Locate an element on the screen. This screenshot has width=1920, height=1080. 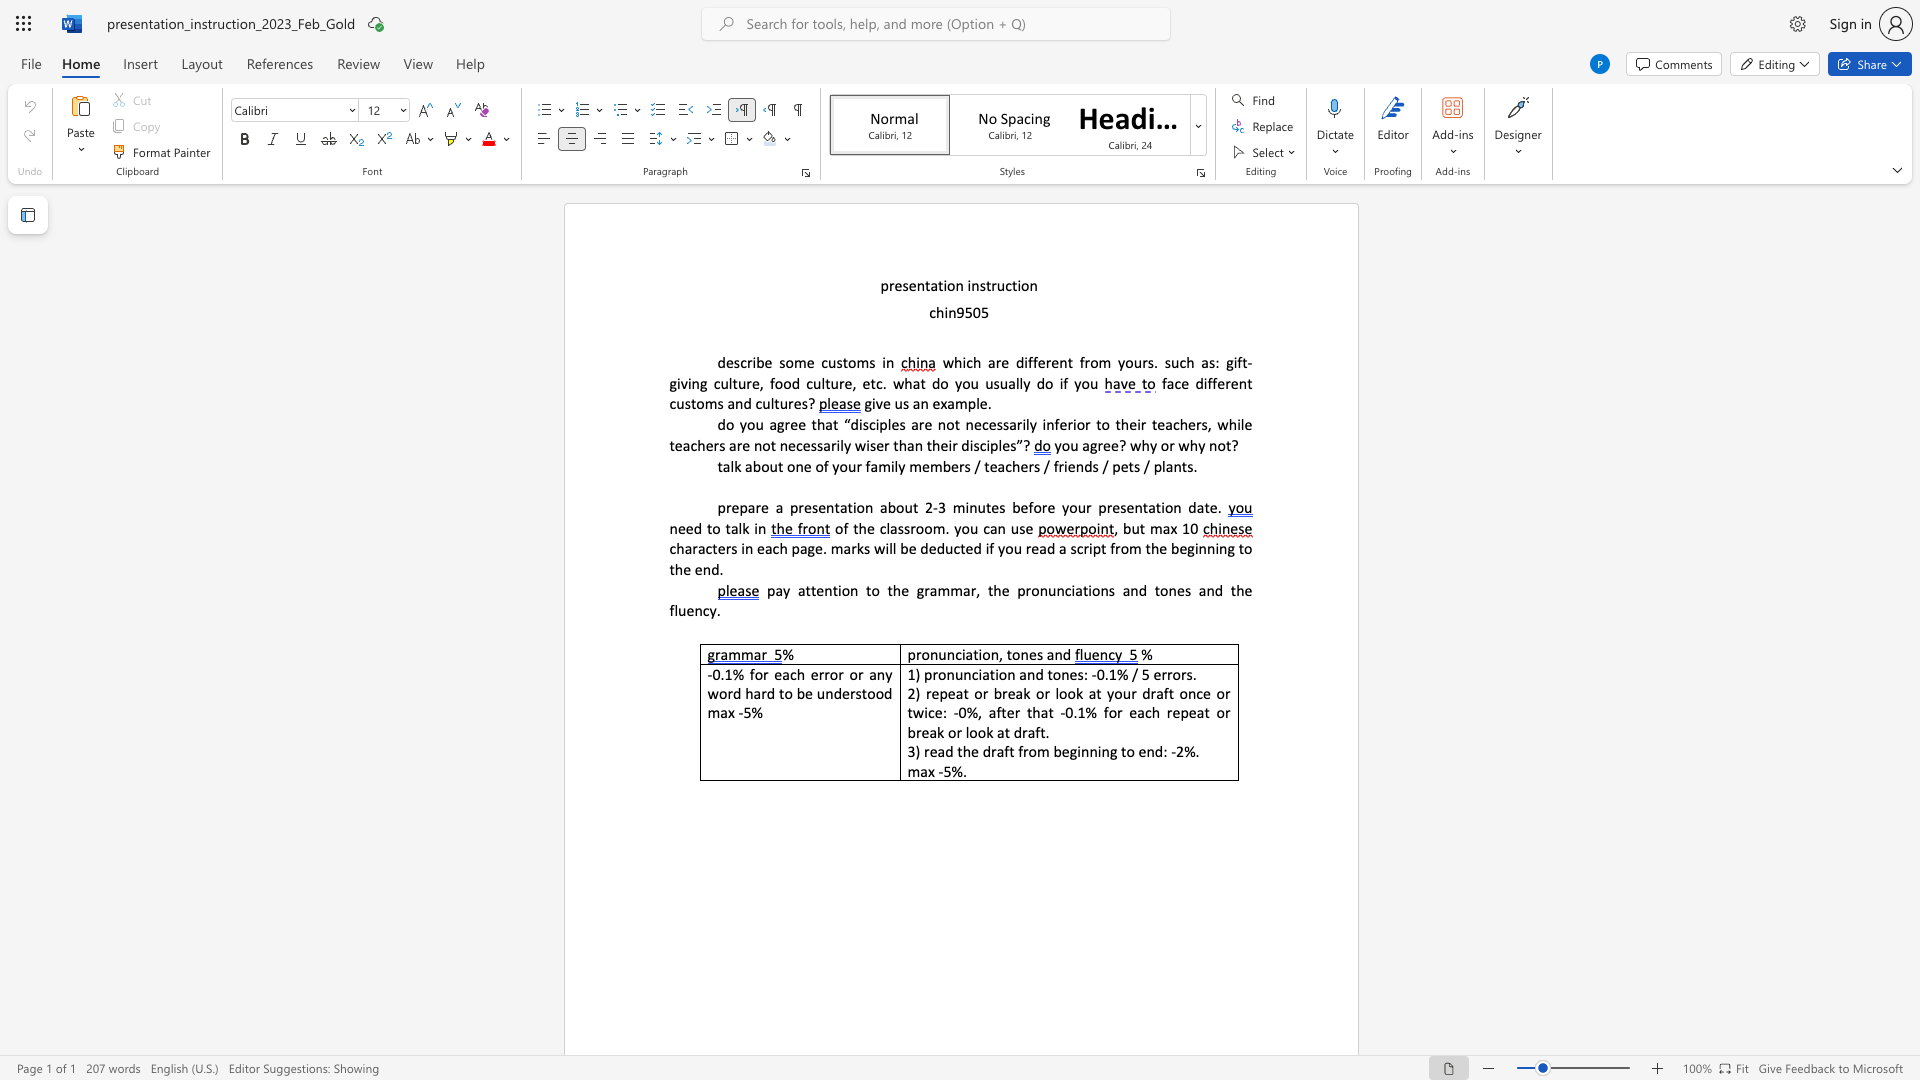
the subset text "need" within the text "need to talk in" is located at coordinates (669, 527).